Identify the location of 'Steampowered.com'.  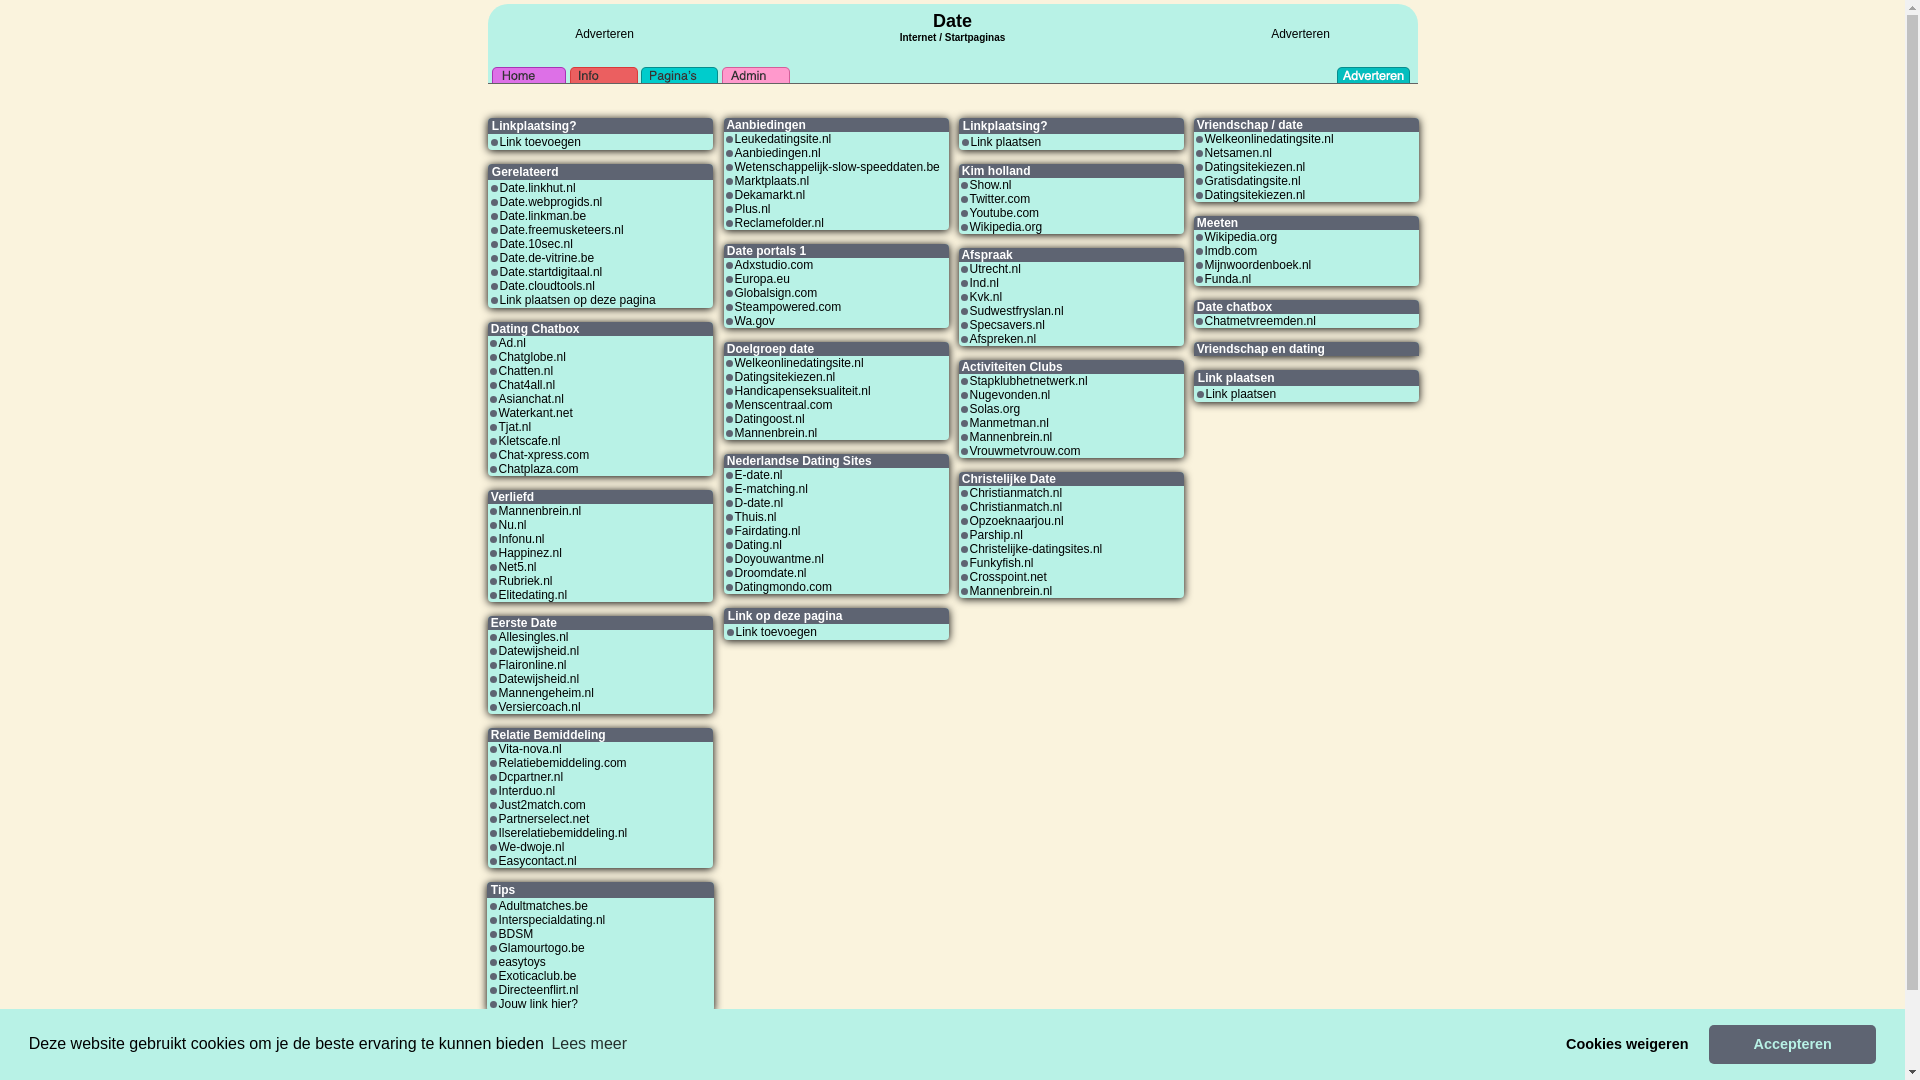
(786, 307).